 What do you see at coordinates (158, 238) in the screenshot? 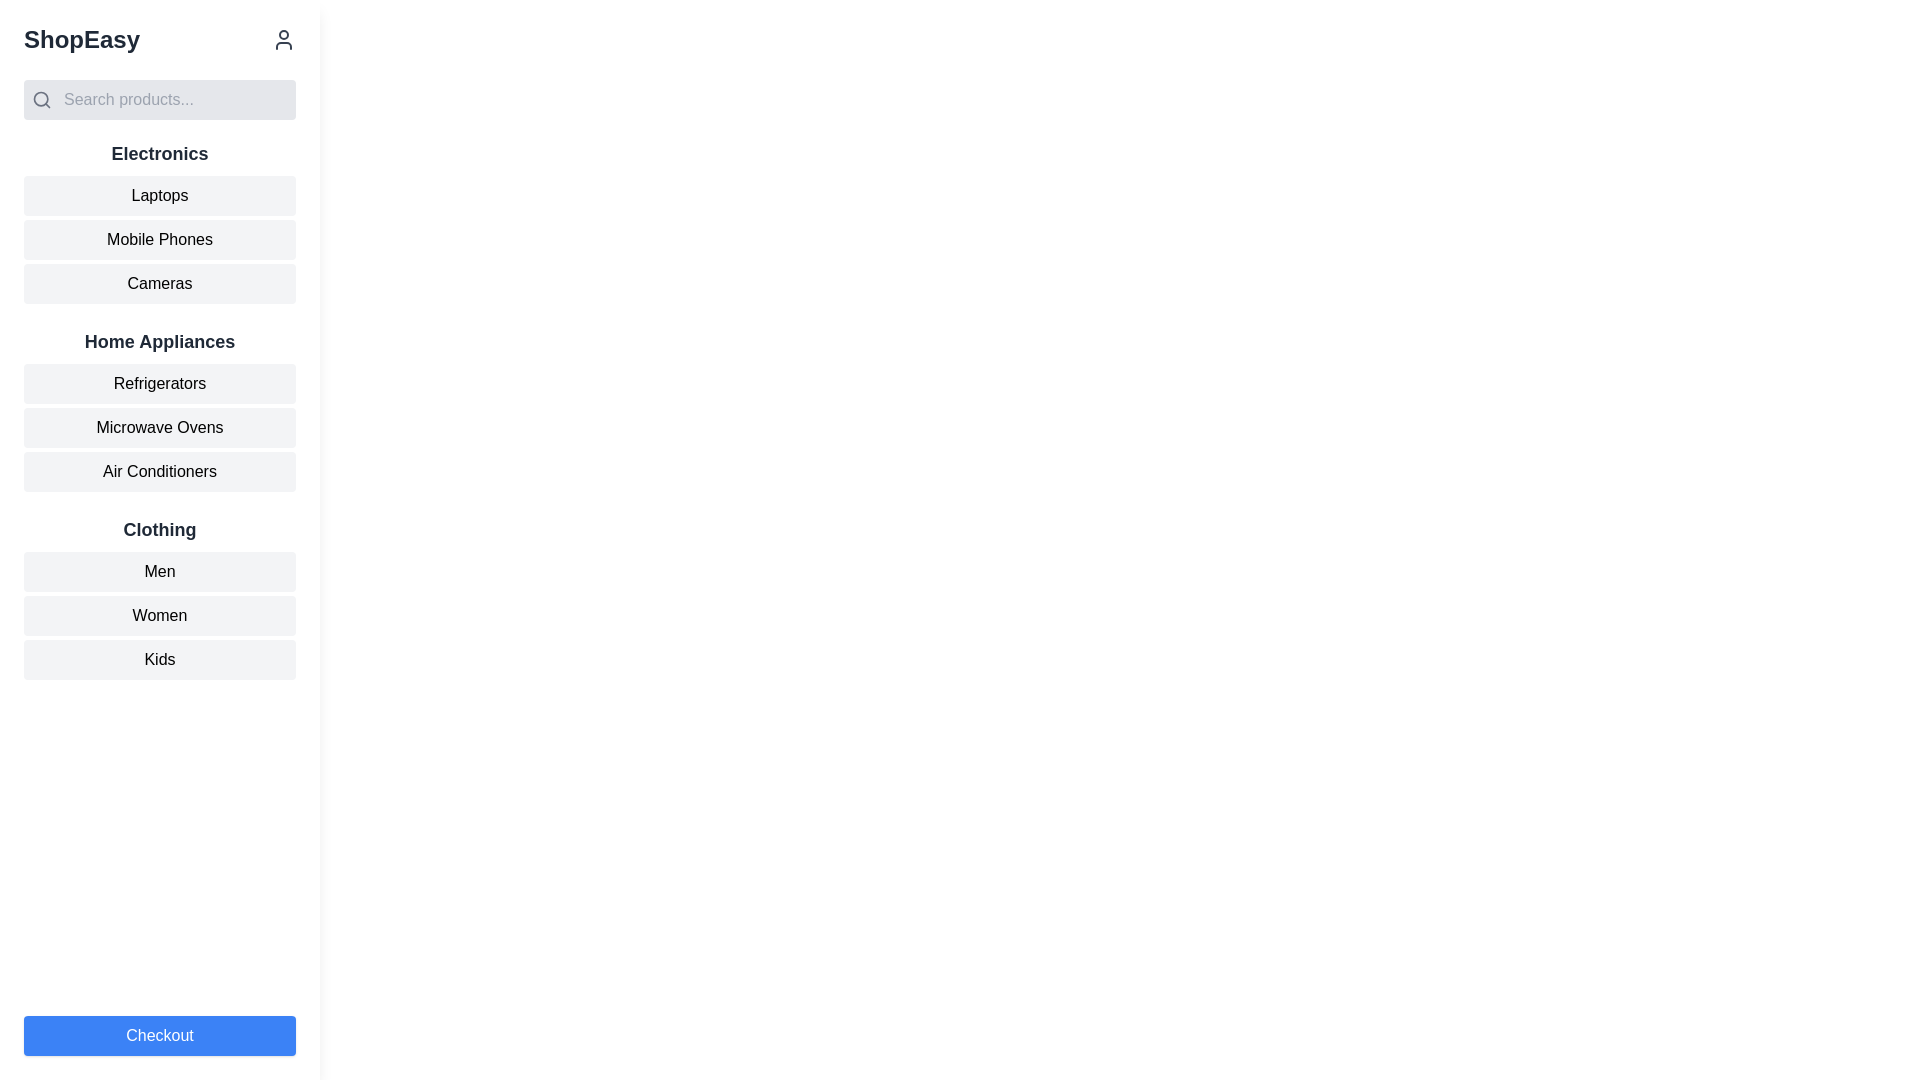
I see `the navigational button for mobile phones located in the second position of the vertical list under the 'Electronics' section` at bounding box center [158, 238].